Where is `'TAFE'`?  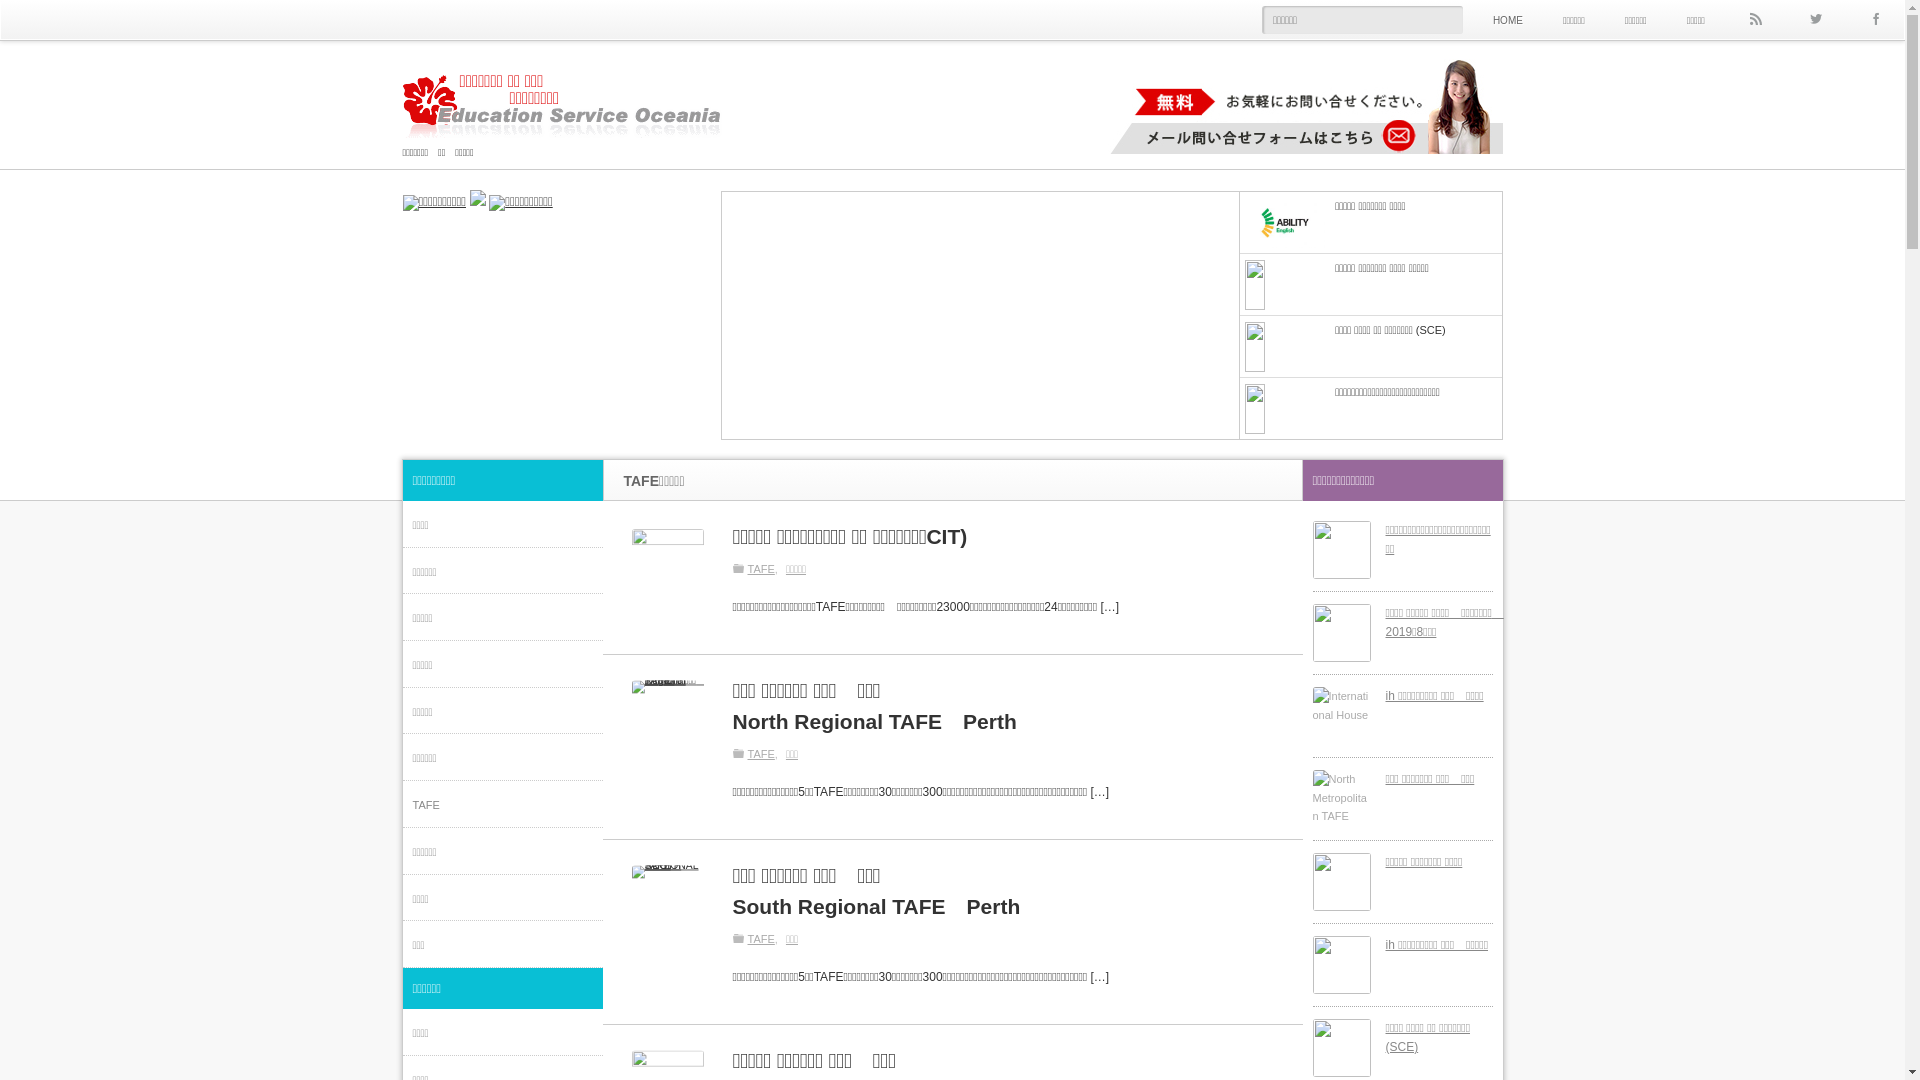 'TAFE' is located at coordinates (764, 938).